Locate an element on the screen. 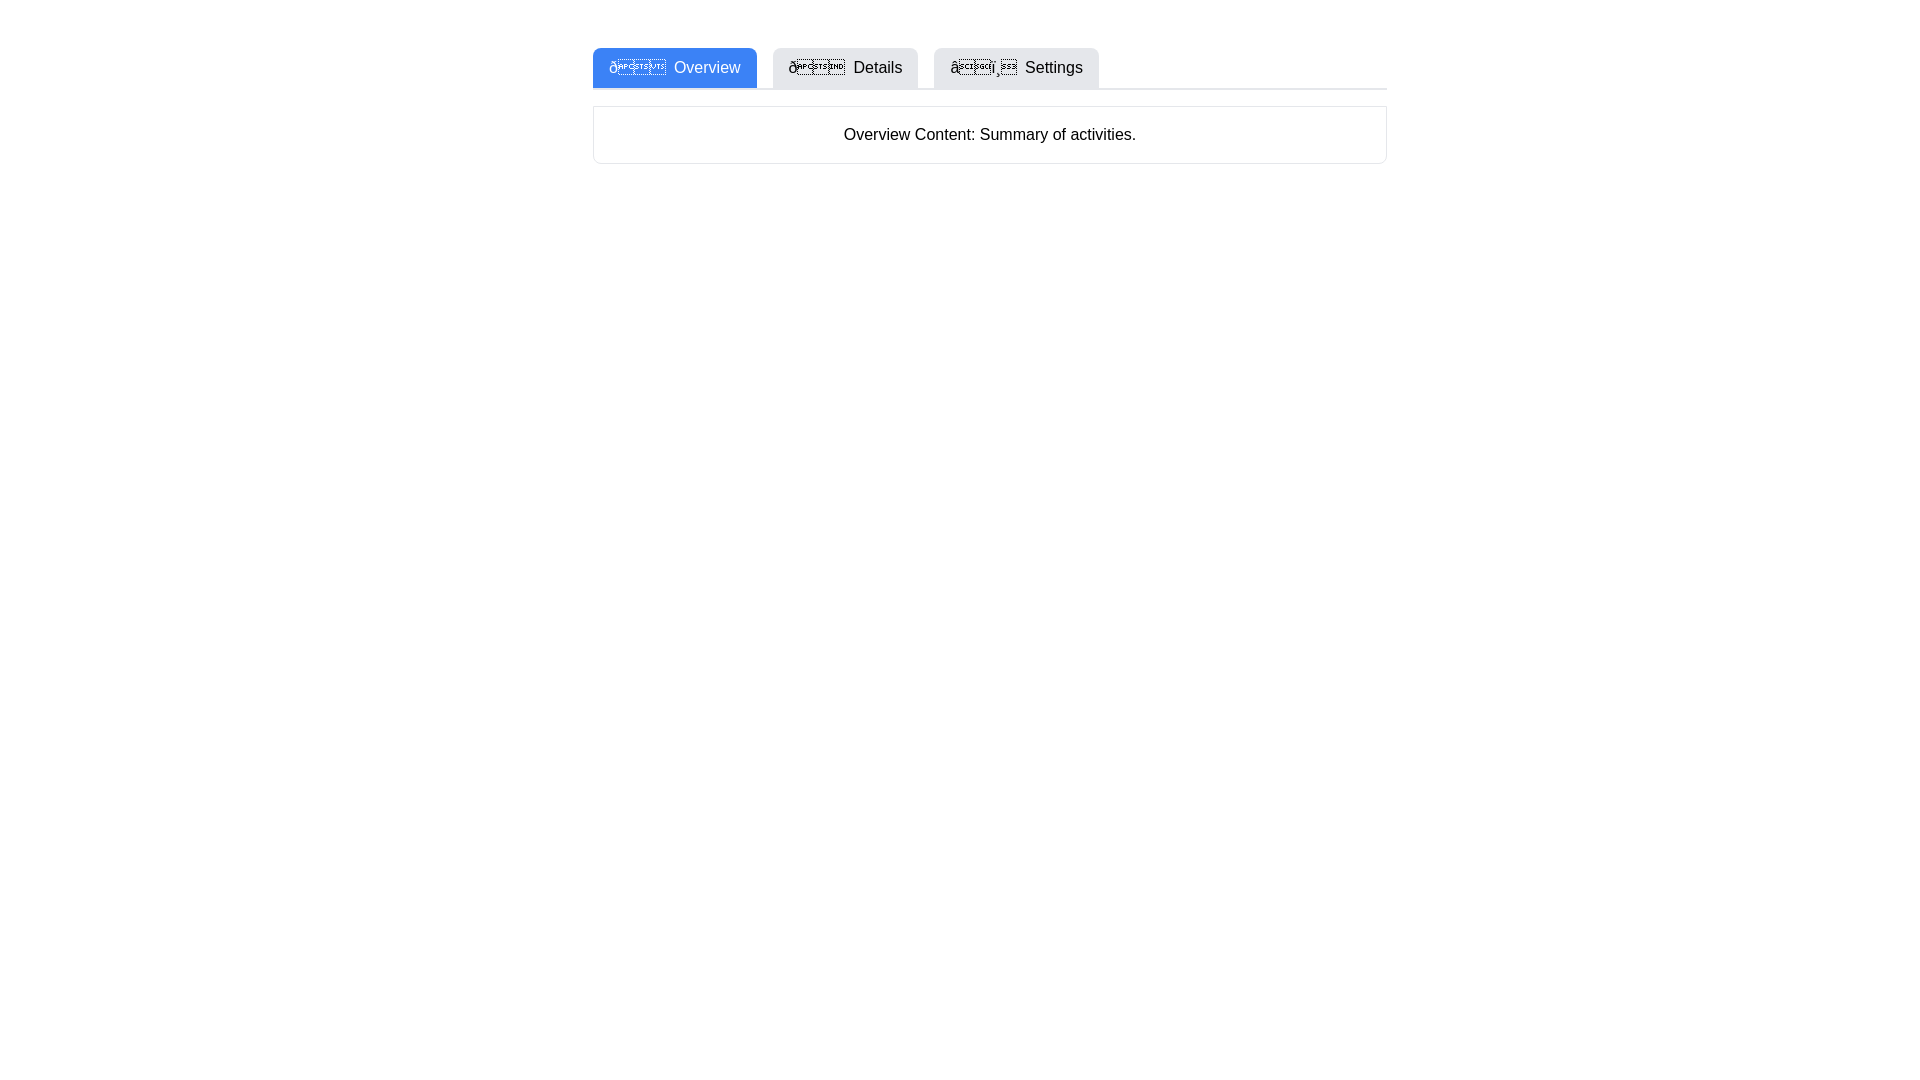 This screenshot has width=1920, height=1080. the 'Details' section icon, which is positioned within the tab-like structure labeled 'Details' is located at coordinates (816, 66).